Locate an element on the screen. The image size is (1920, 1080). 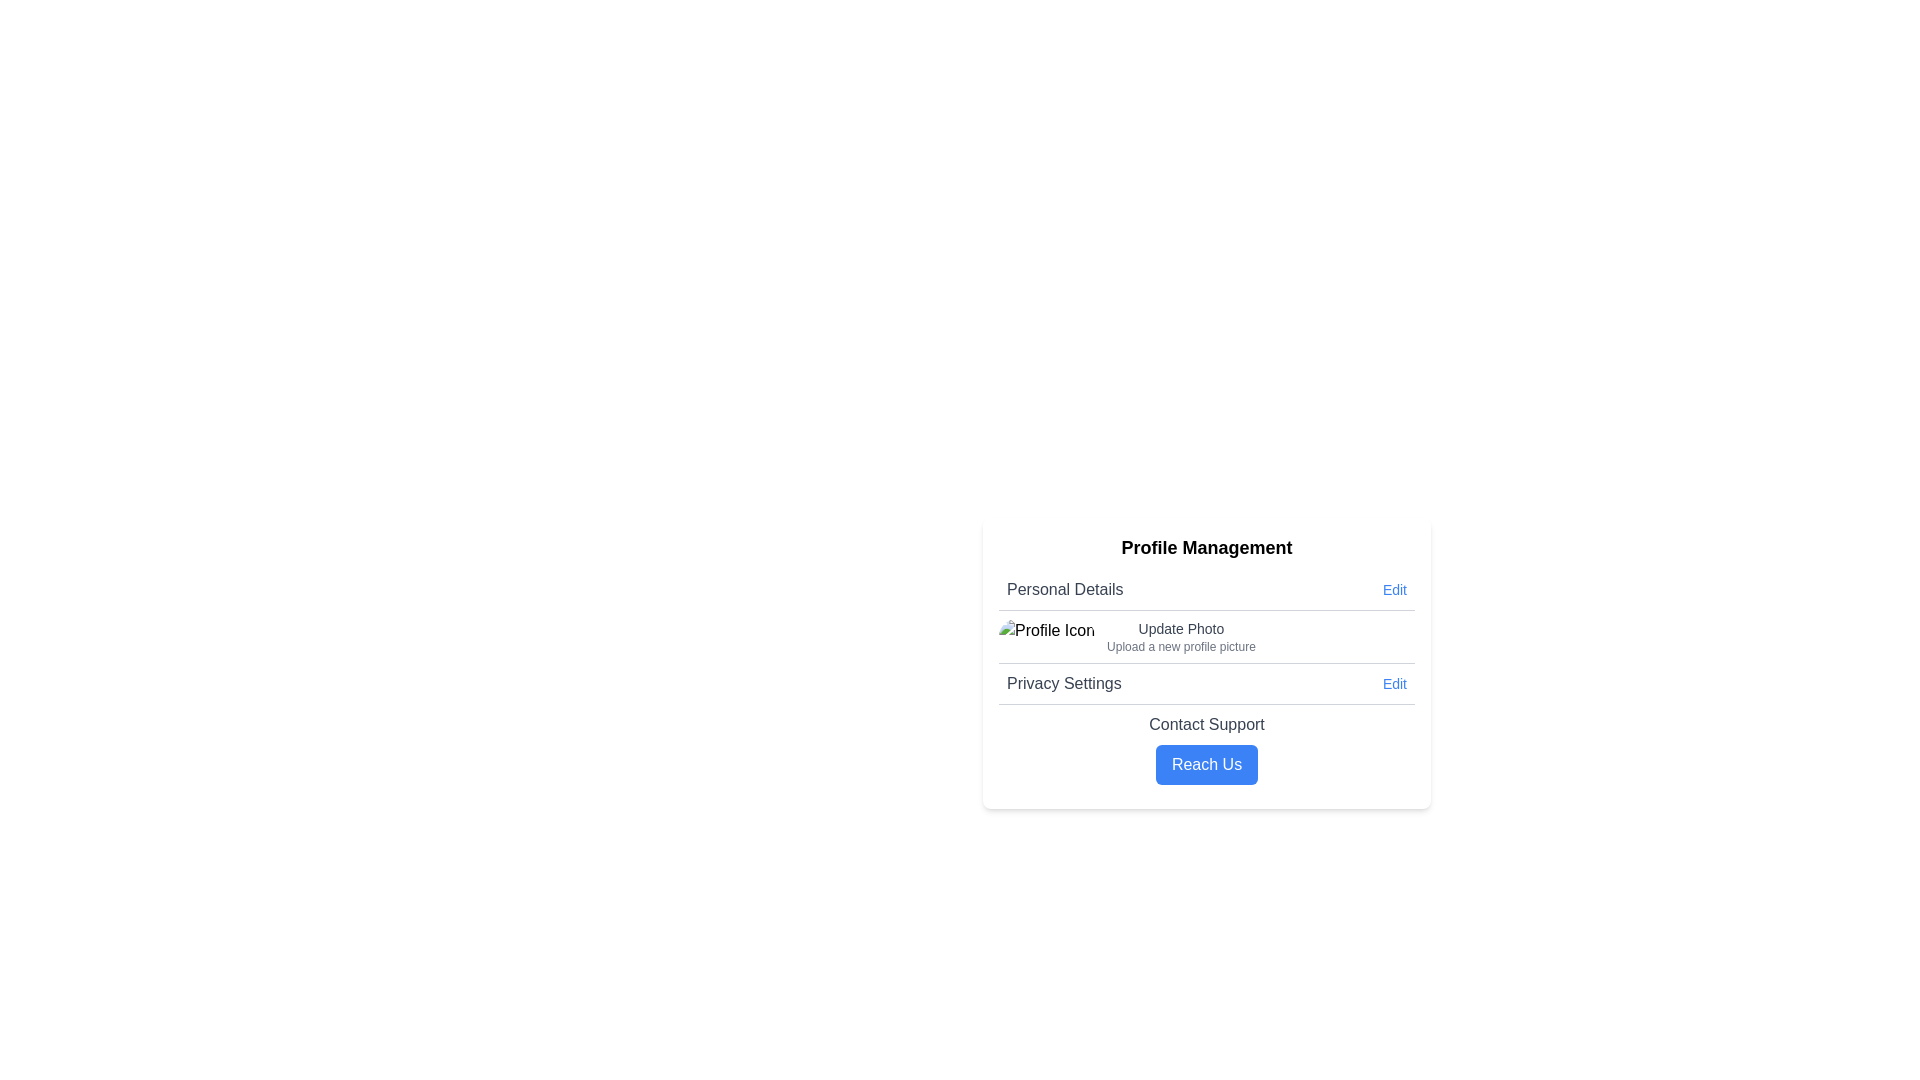
the circular profile image placeholder with the alternative text 'Profile Icon' is located at coordinates (1045, 636).